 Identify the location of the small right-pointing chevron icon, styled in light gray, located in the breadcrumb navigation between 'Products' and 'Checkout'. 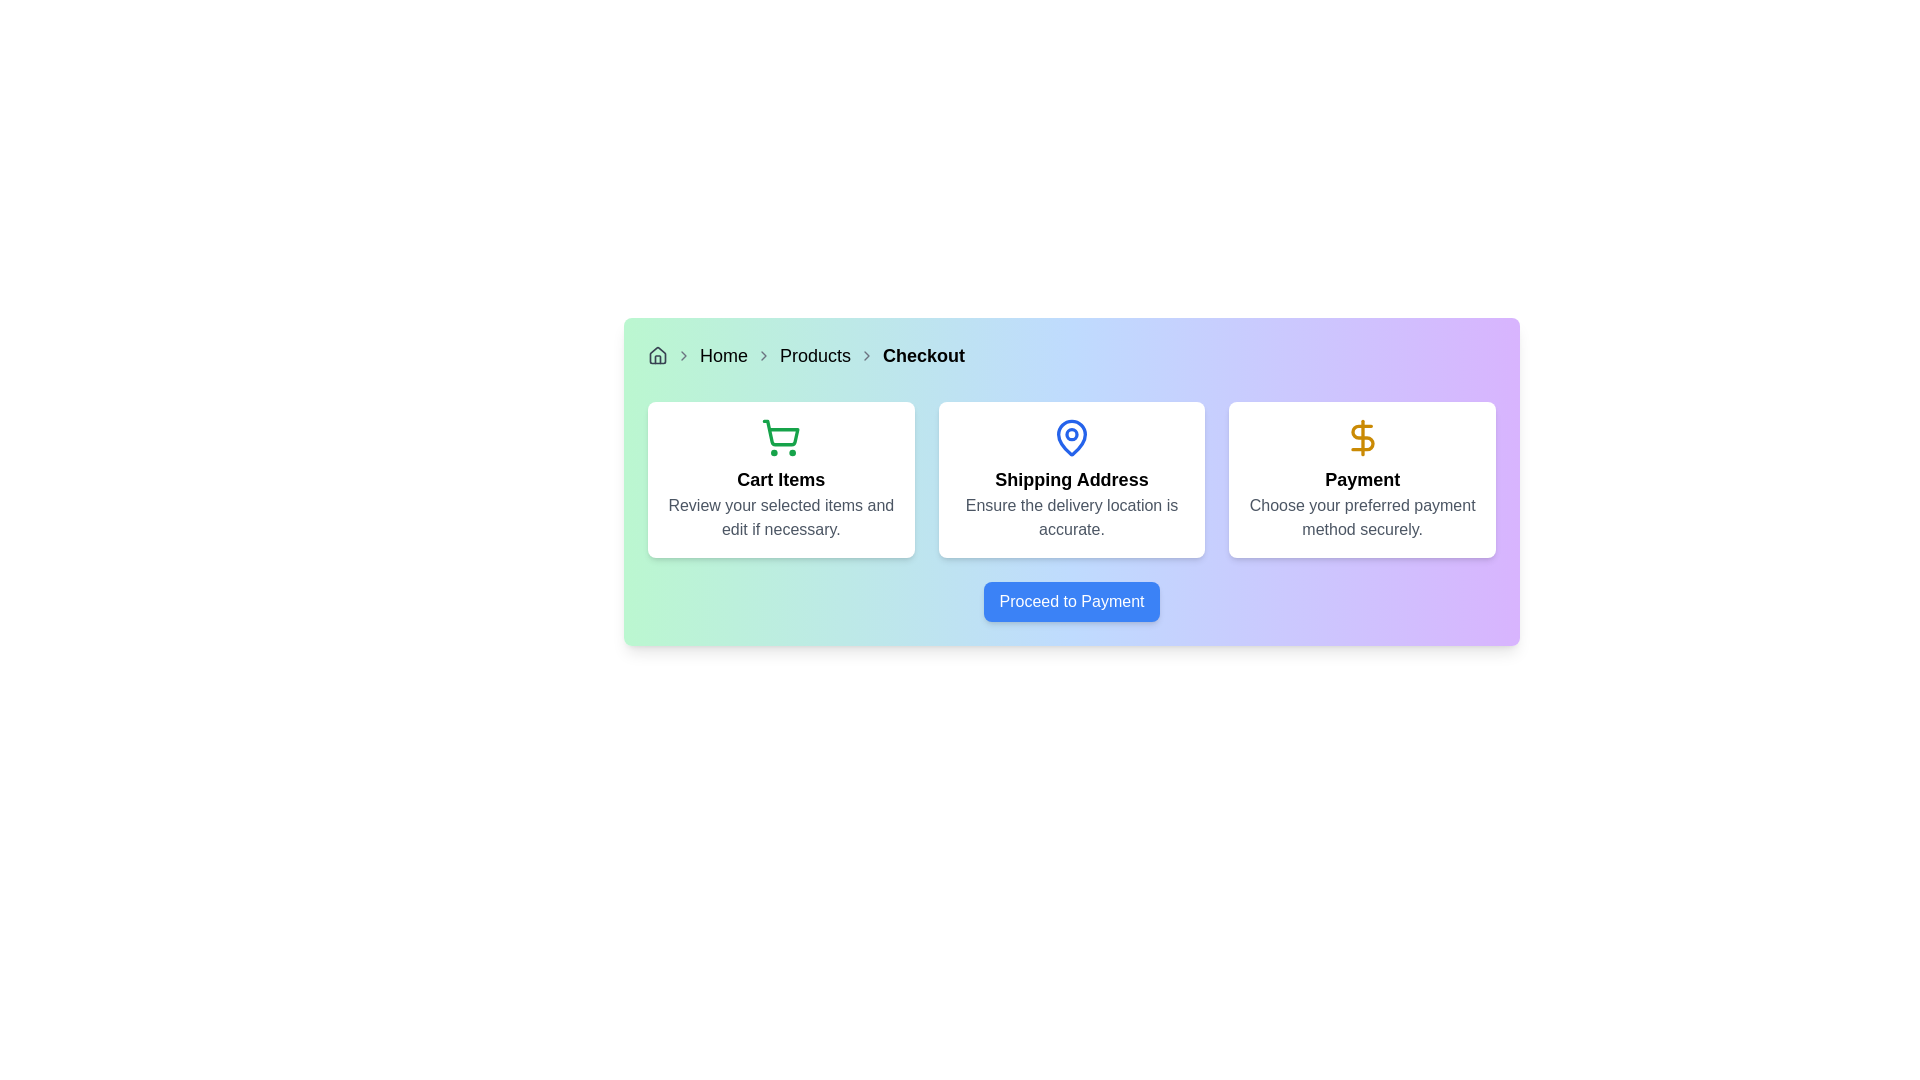
(867, 354).